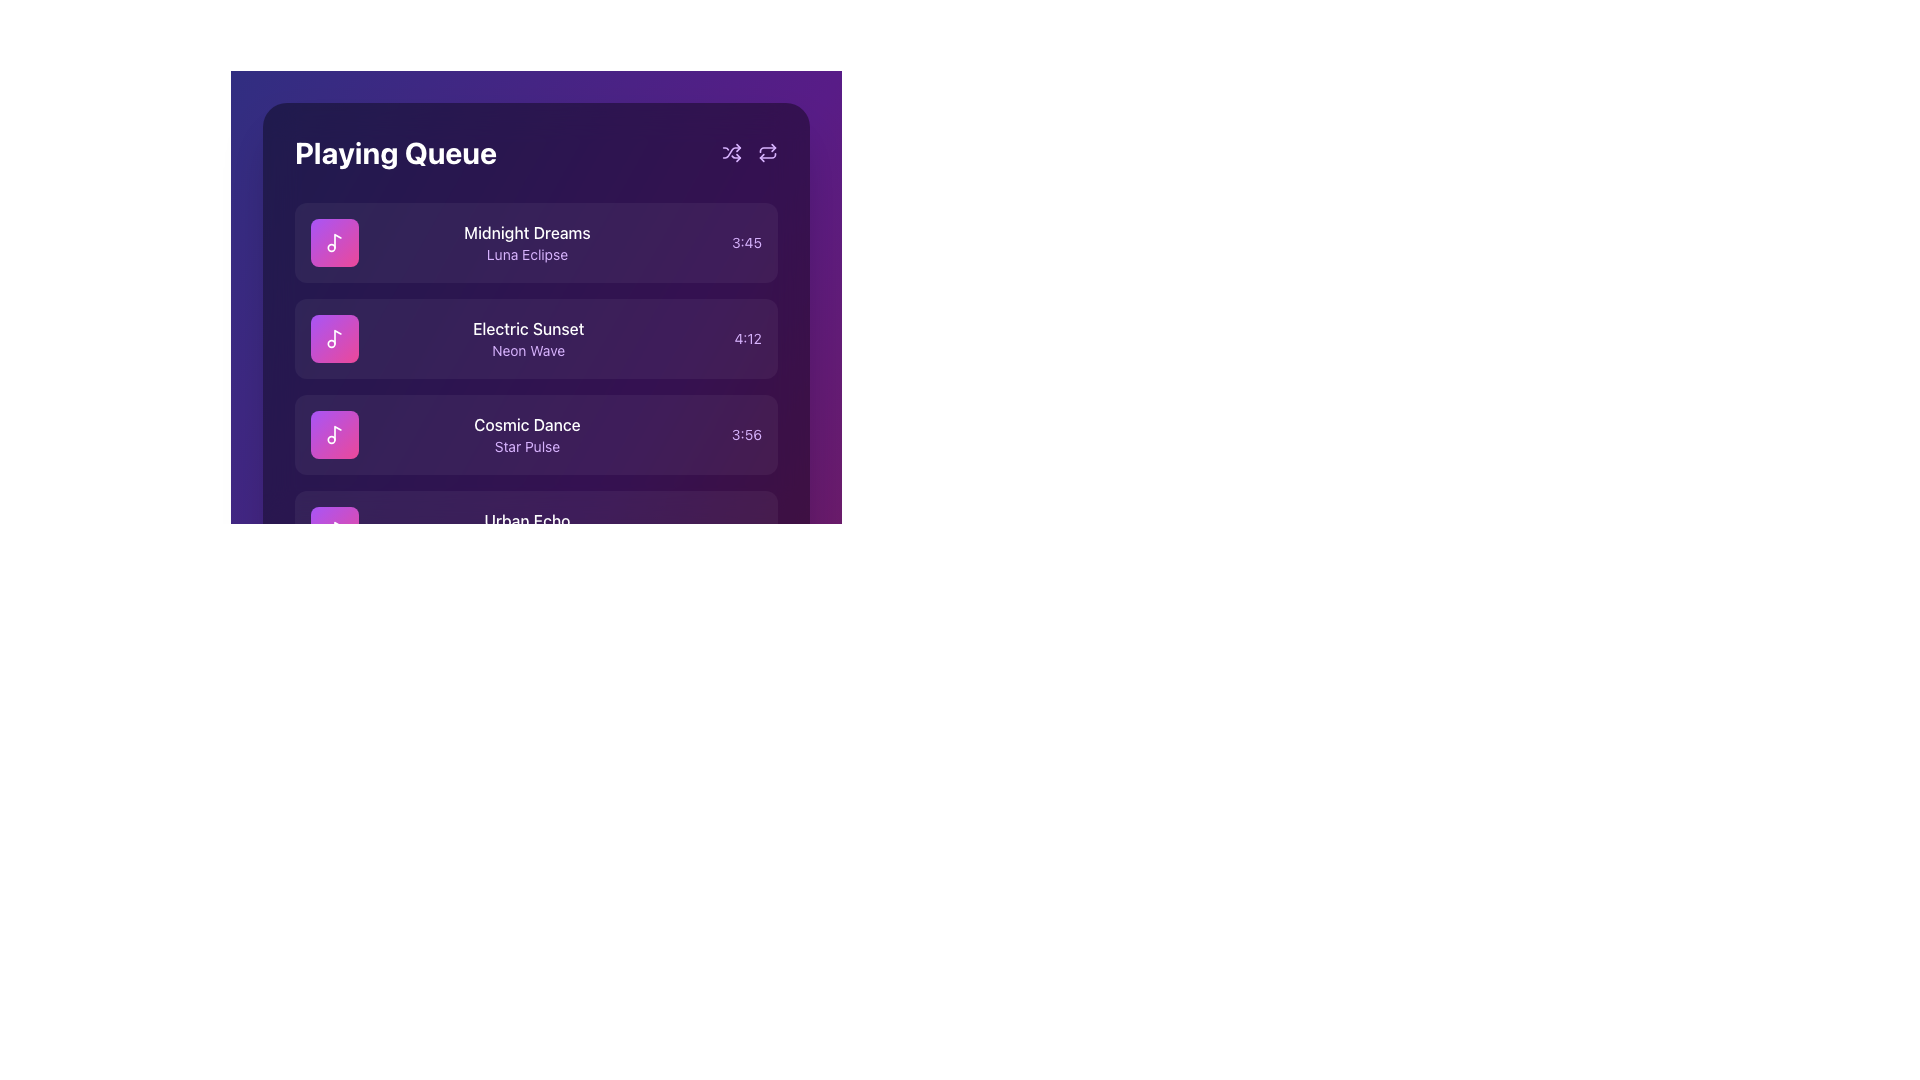  What do you see at coordinates (748, 152) in the screenshot?
I see `the interactive icon in the top-right corner of the 'Playing Queue' section` at bounding box center [748, 152].